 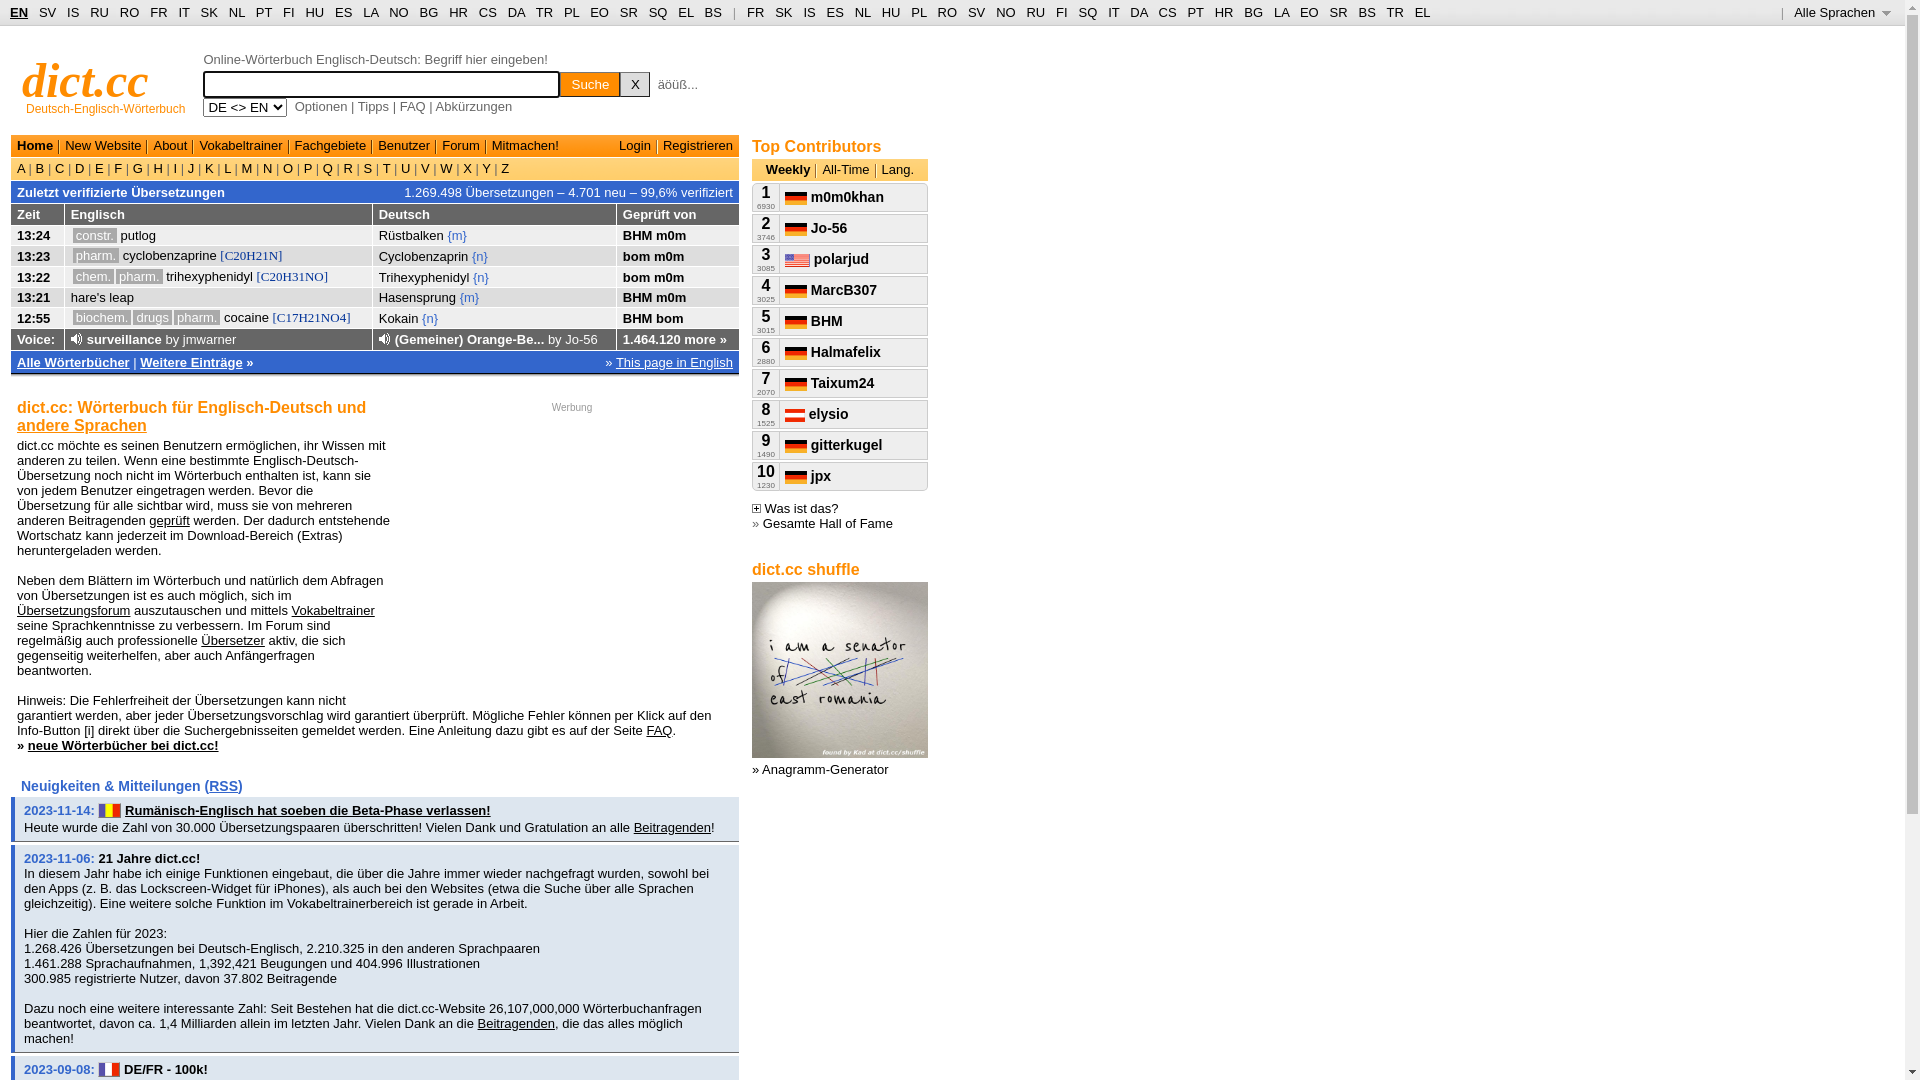 What do you see at coordinates (697, 144) in the screenshot?
I see `'Registrieren'` at bounding box center [697, 144].